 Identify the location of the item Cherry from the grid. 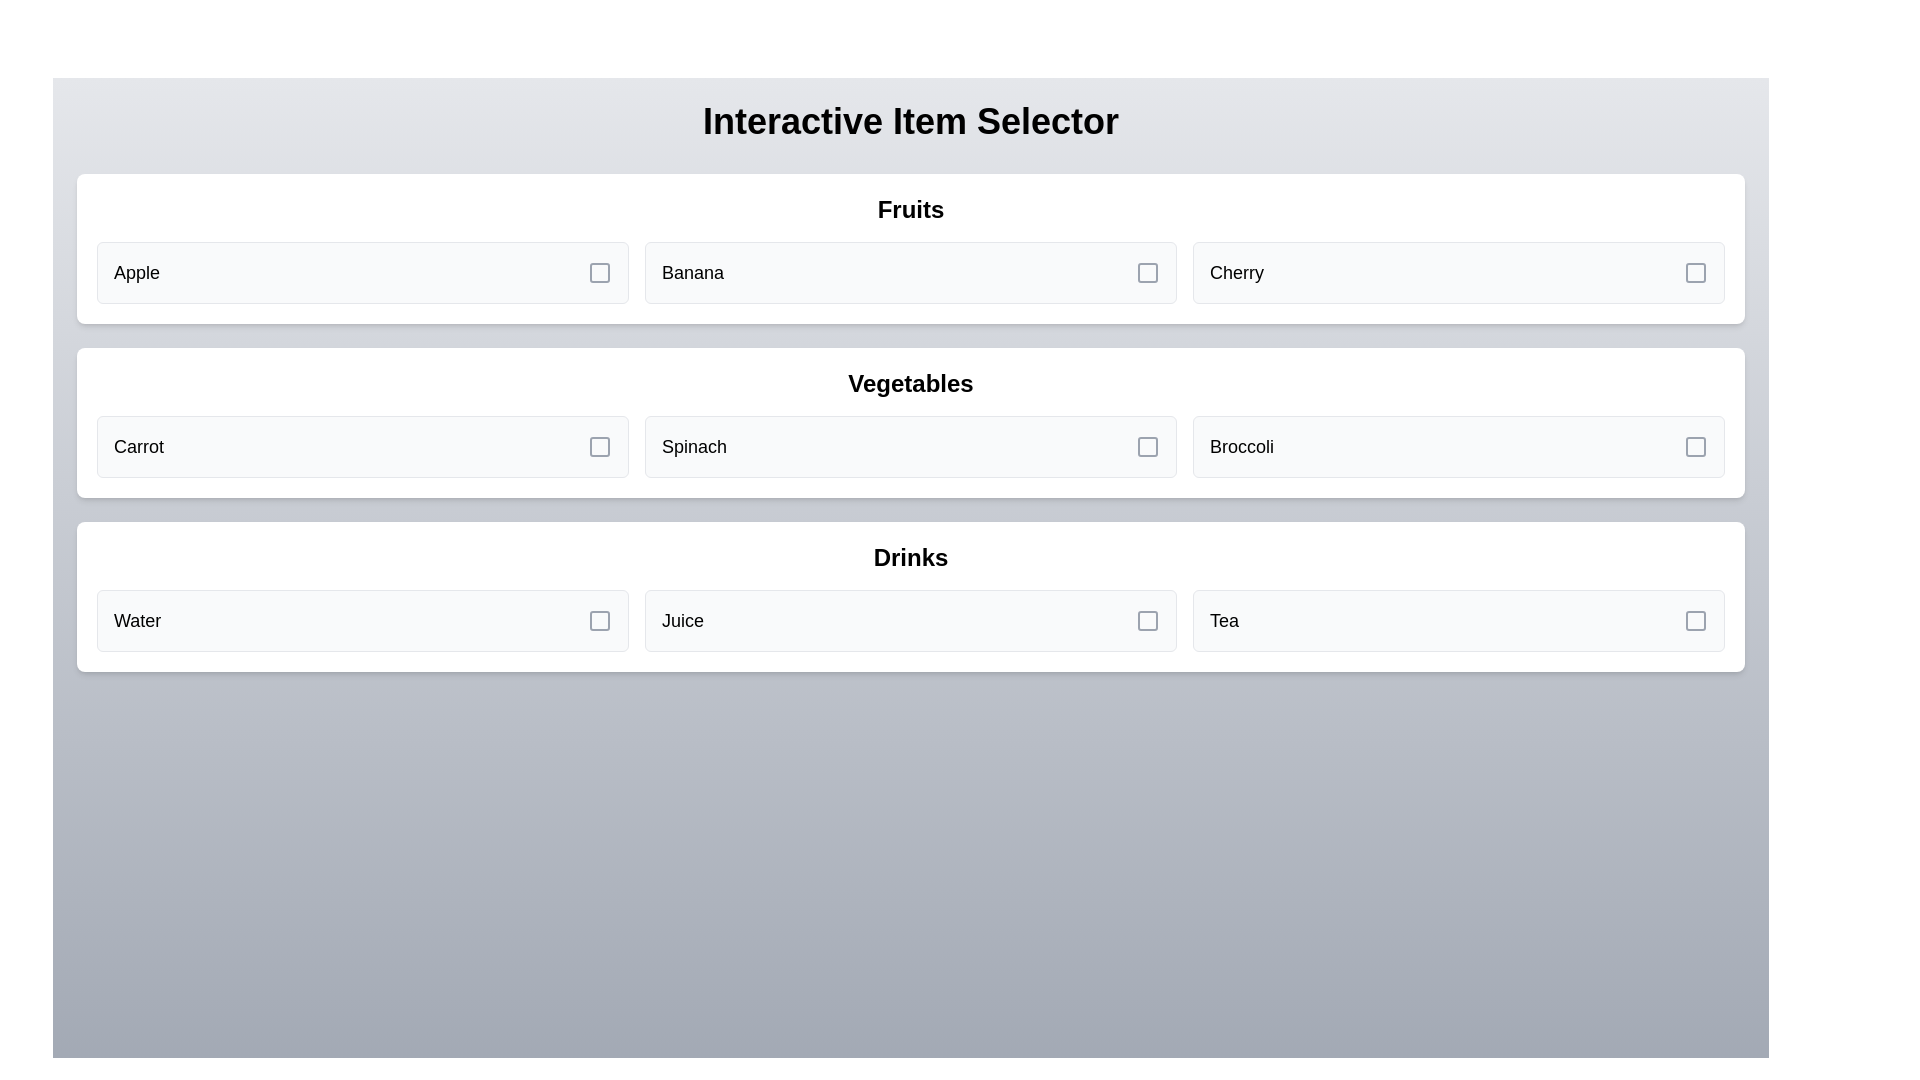
(1459, 273).